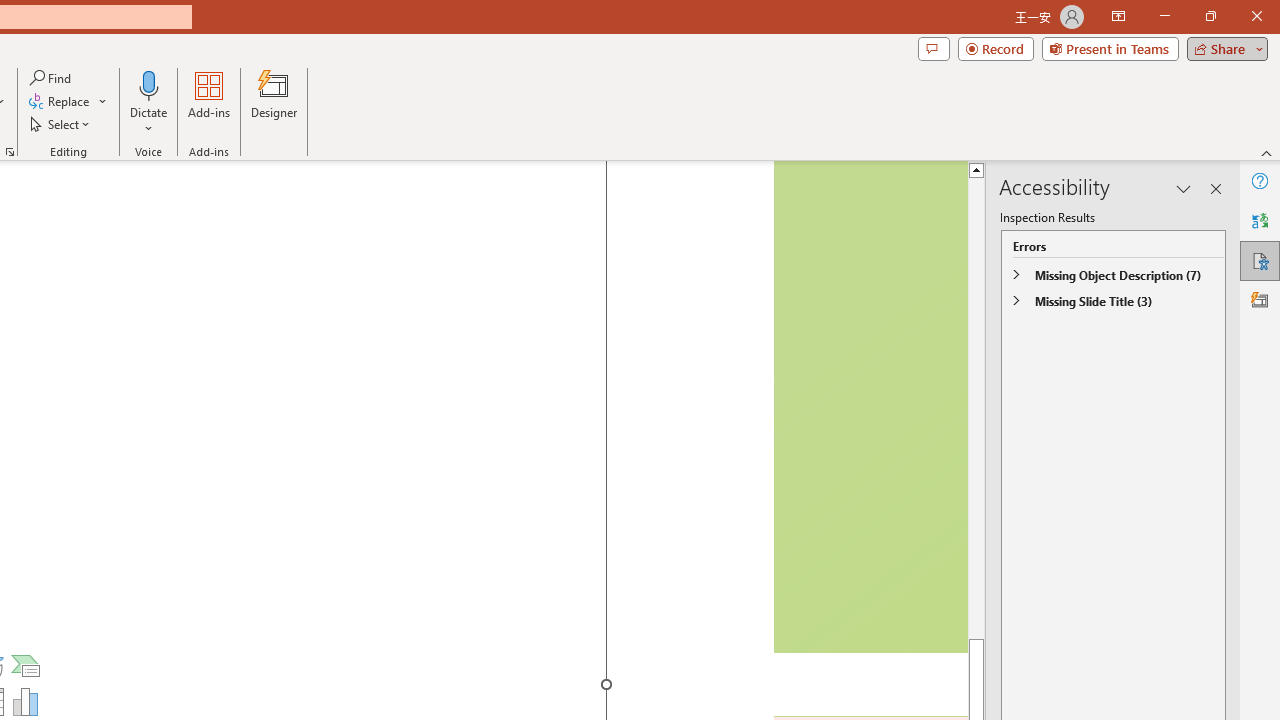 This screenshot has height=720, width=1280. Describe the element at coordinates (976, 168) in the screenshot. I see `'Line up'` at that location.